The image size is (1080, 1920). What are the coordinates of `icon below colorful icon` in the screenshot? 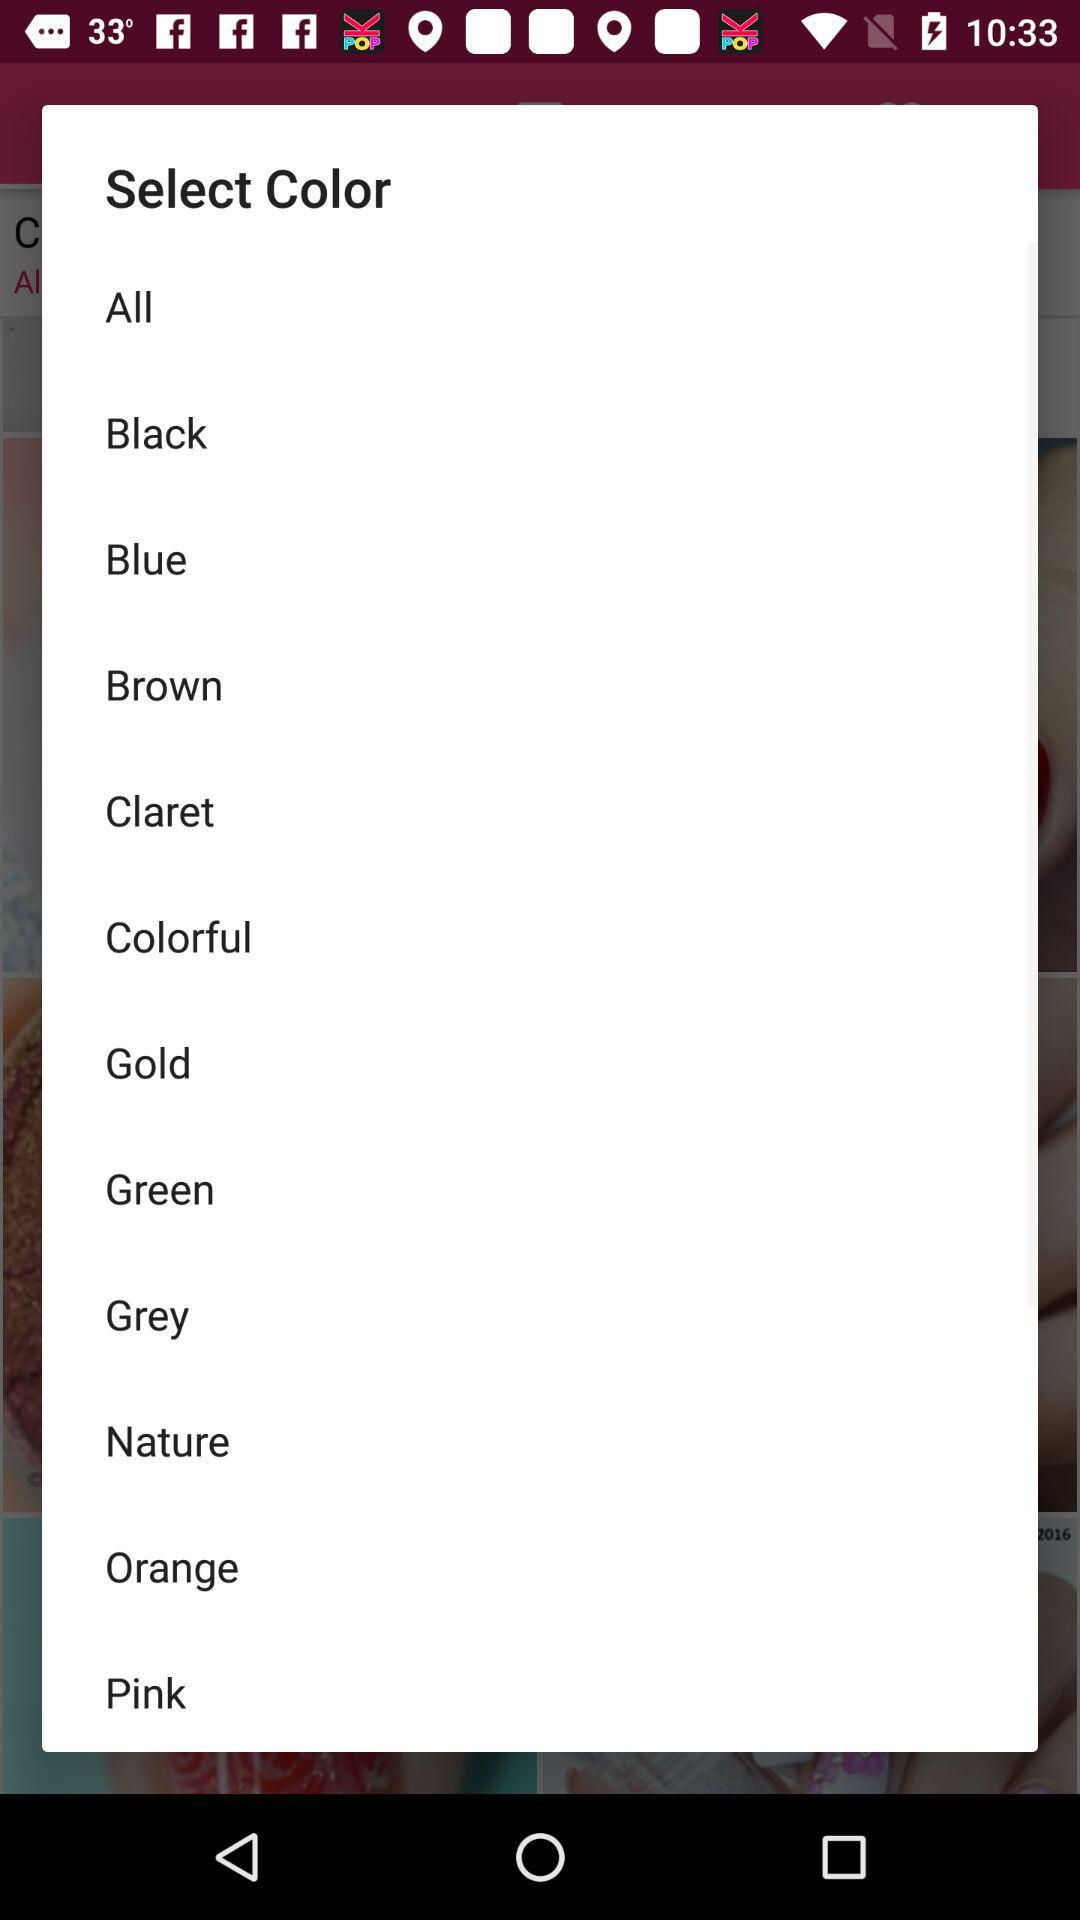 It's located at (540, 1060).